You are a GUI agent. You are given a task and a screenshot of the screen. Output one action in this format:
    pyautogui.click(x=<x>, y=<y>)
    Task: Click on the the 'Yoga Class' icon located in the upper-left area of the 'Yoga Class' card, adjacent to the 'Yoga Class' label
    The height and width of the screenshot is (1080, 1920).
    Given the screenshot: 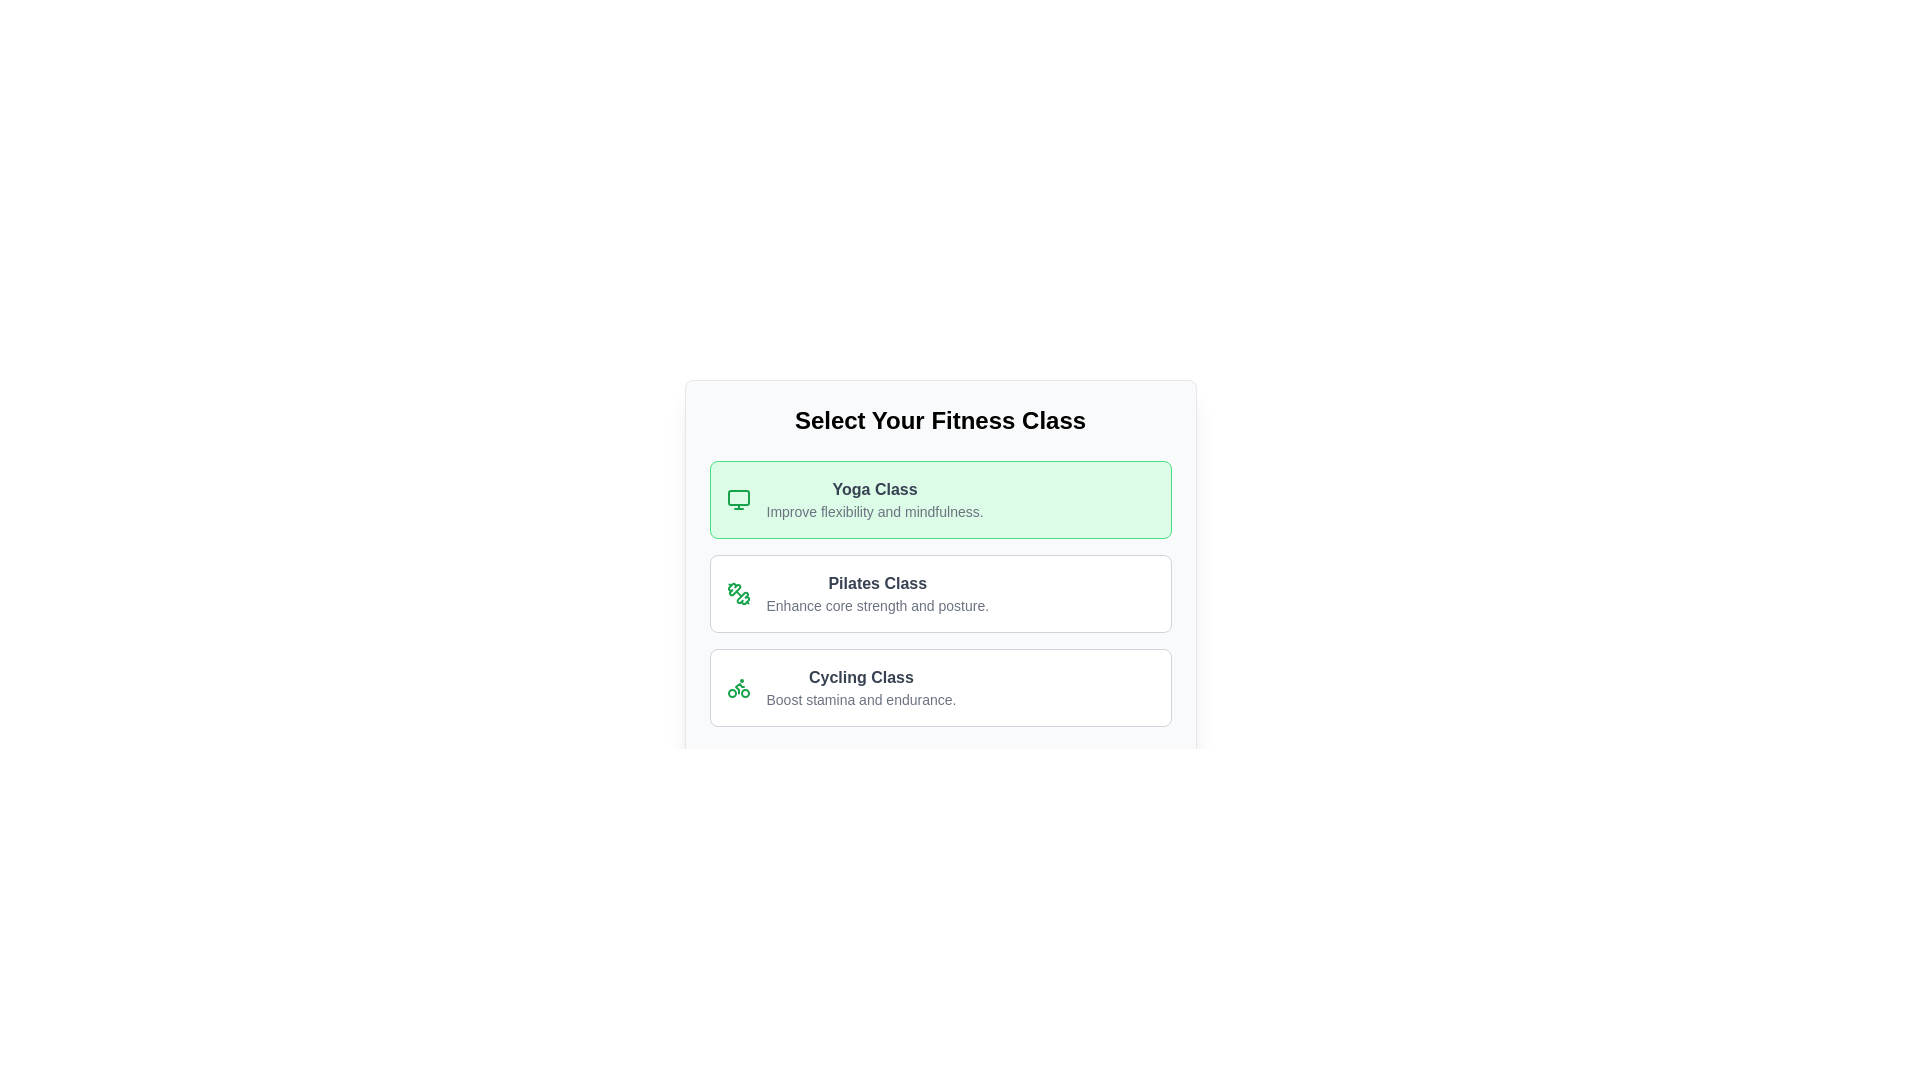 What is the action you would take?
    pyautogui.click(x=737, y=499)
    